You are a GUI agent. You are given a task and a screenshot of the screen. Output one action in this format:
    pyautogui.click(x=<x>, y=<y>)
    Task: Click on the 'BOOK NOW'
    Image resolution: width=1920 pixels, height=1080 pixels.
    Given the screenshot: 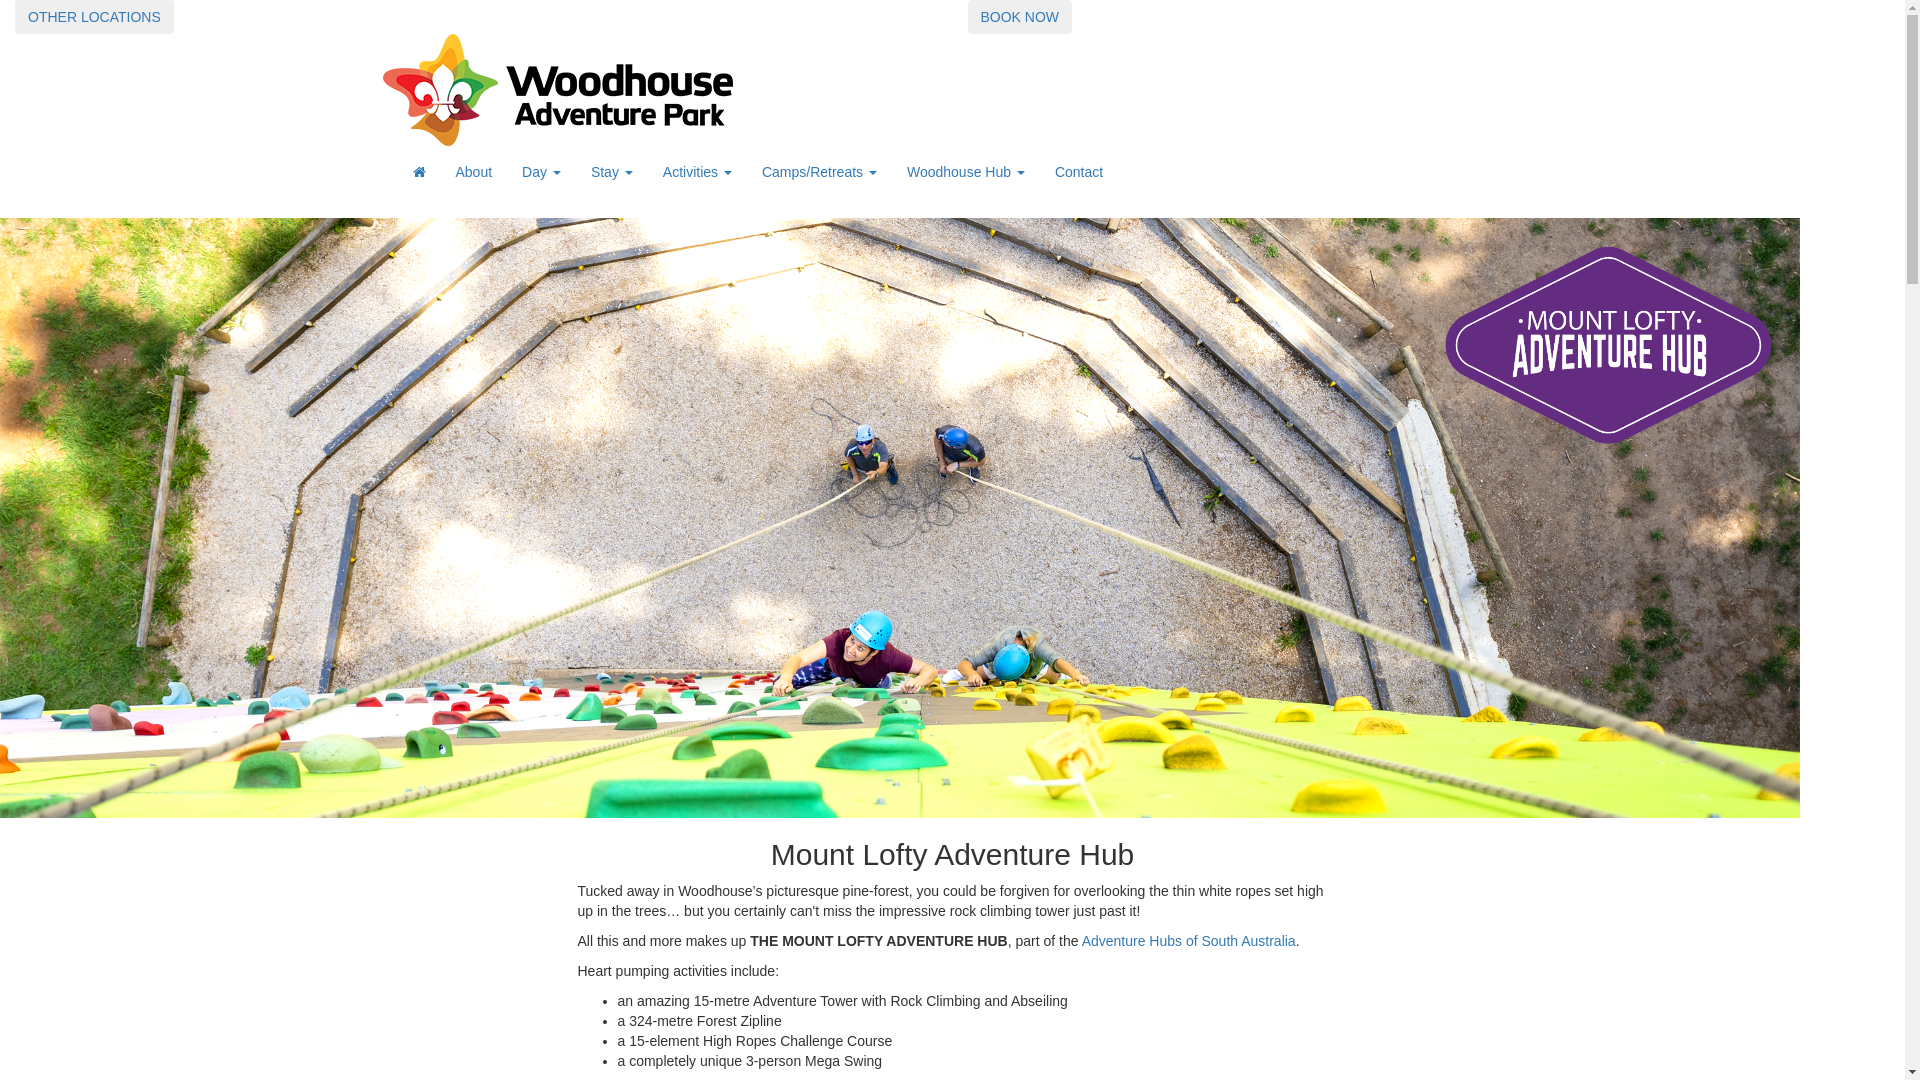 What is the action you would take?
    pyautogui.click(x=1020, y=16)
    